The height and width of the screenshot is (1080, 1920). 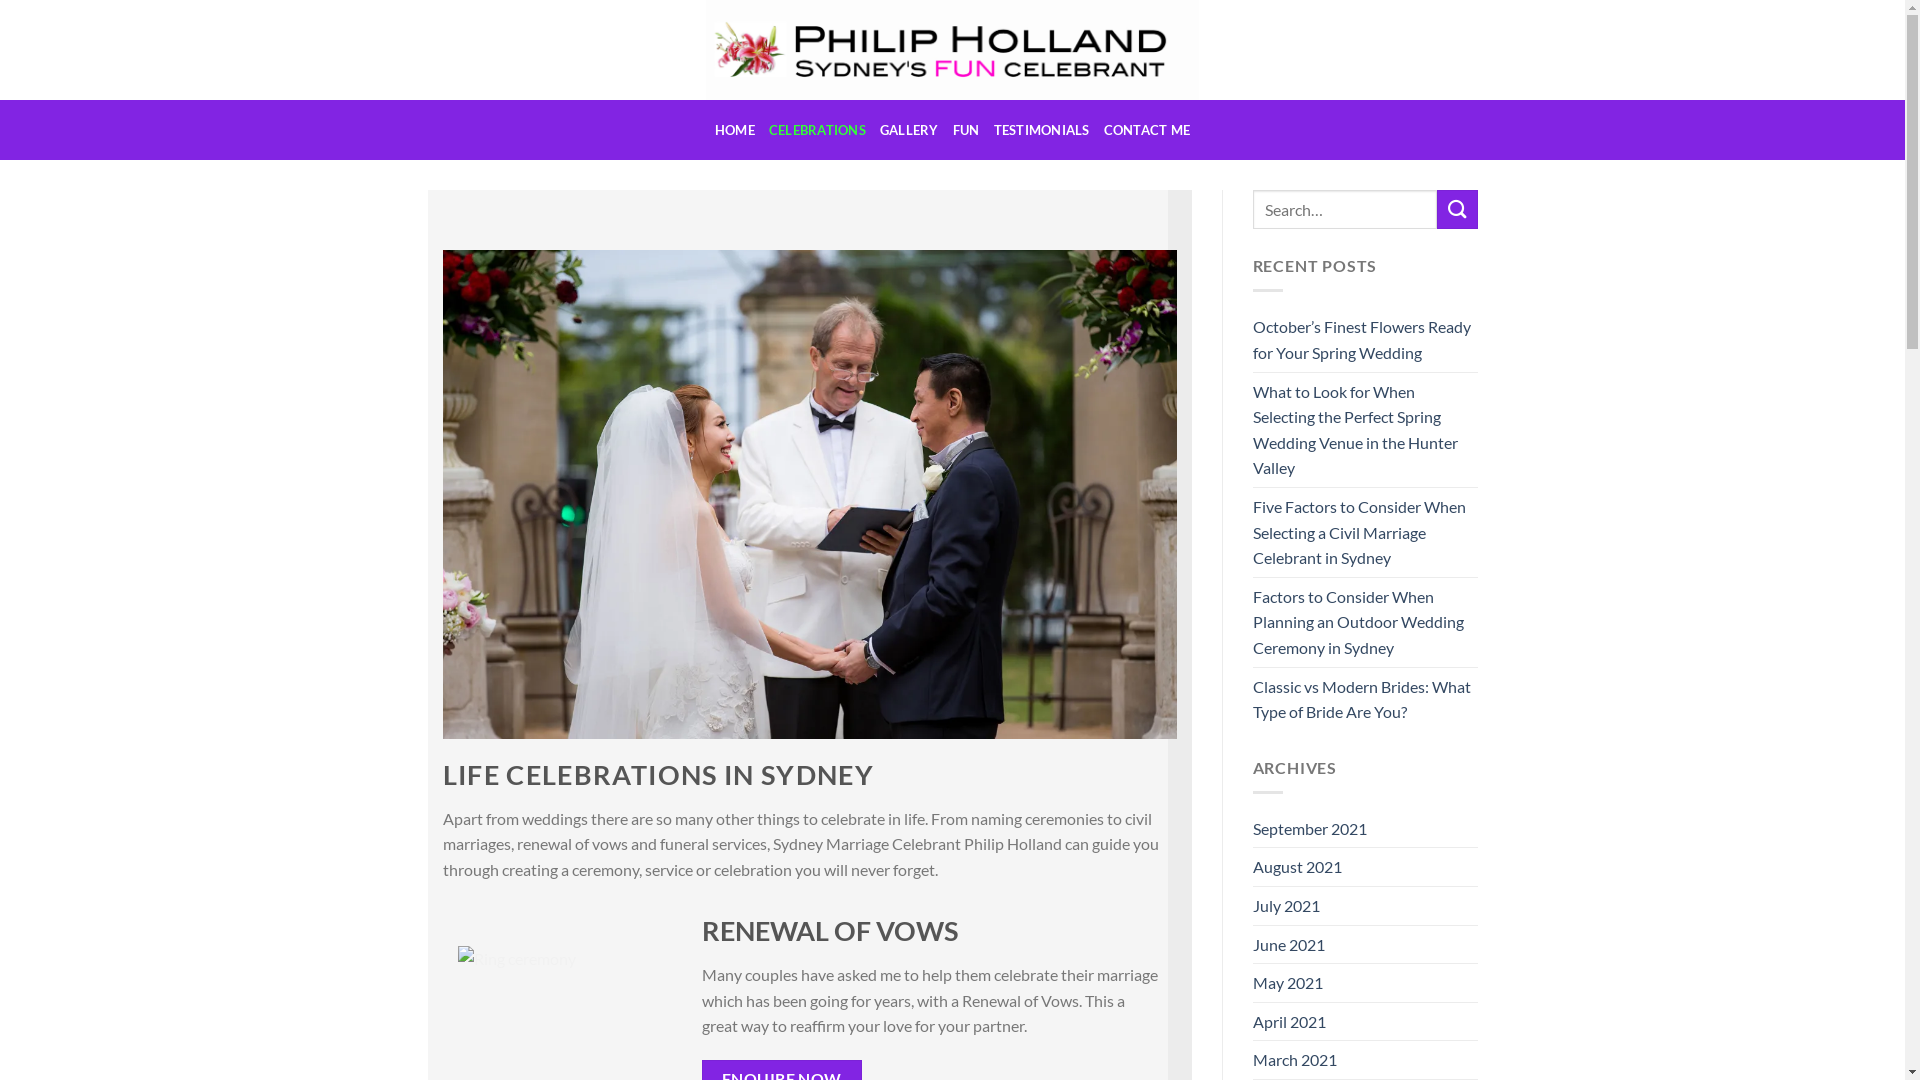 What do you see at coordinates (1287, 945) in the screenshot?
I see `'June 2021'` at bounding box center [1287, 945].